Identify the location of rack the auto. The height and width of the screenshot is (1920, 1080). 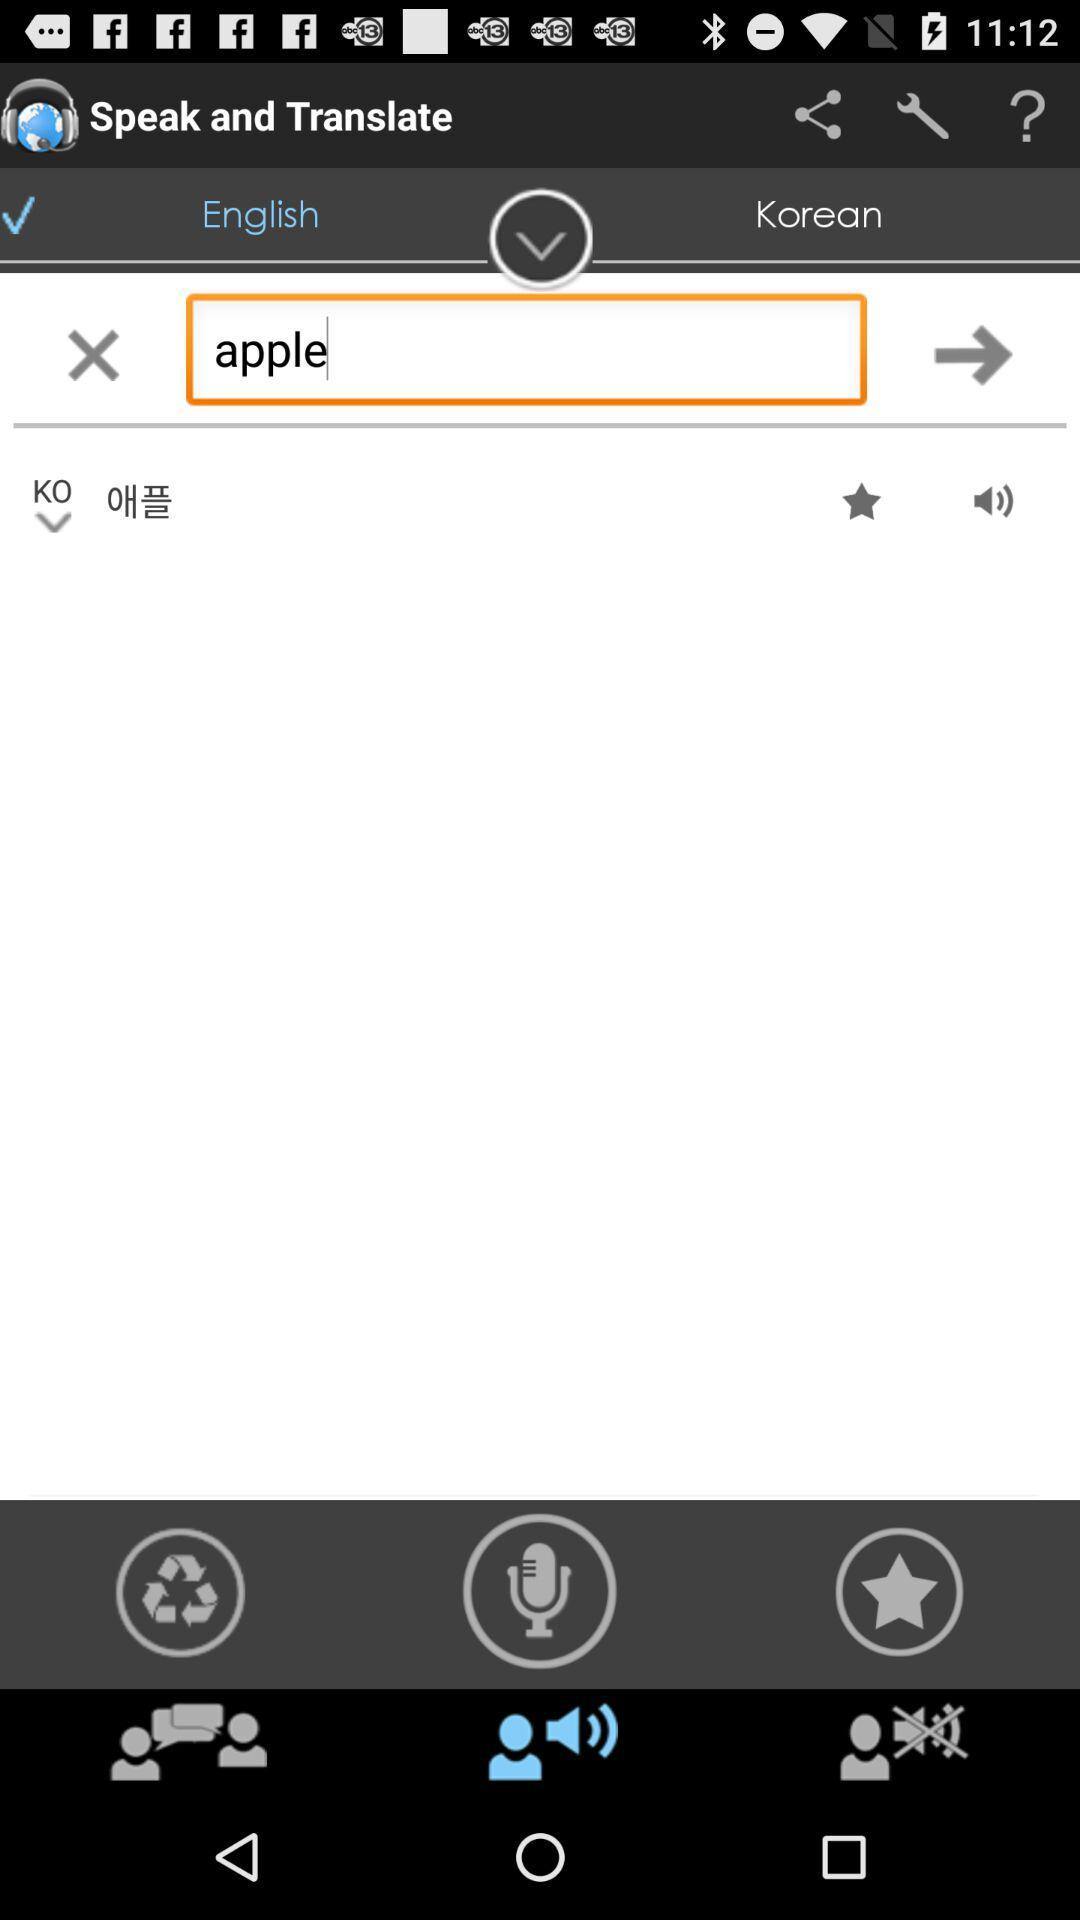
(540, 1590).